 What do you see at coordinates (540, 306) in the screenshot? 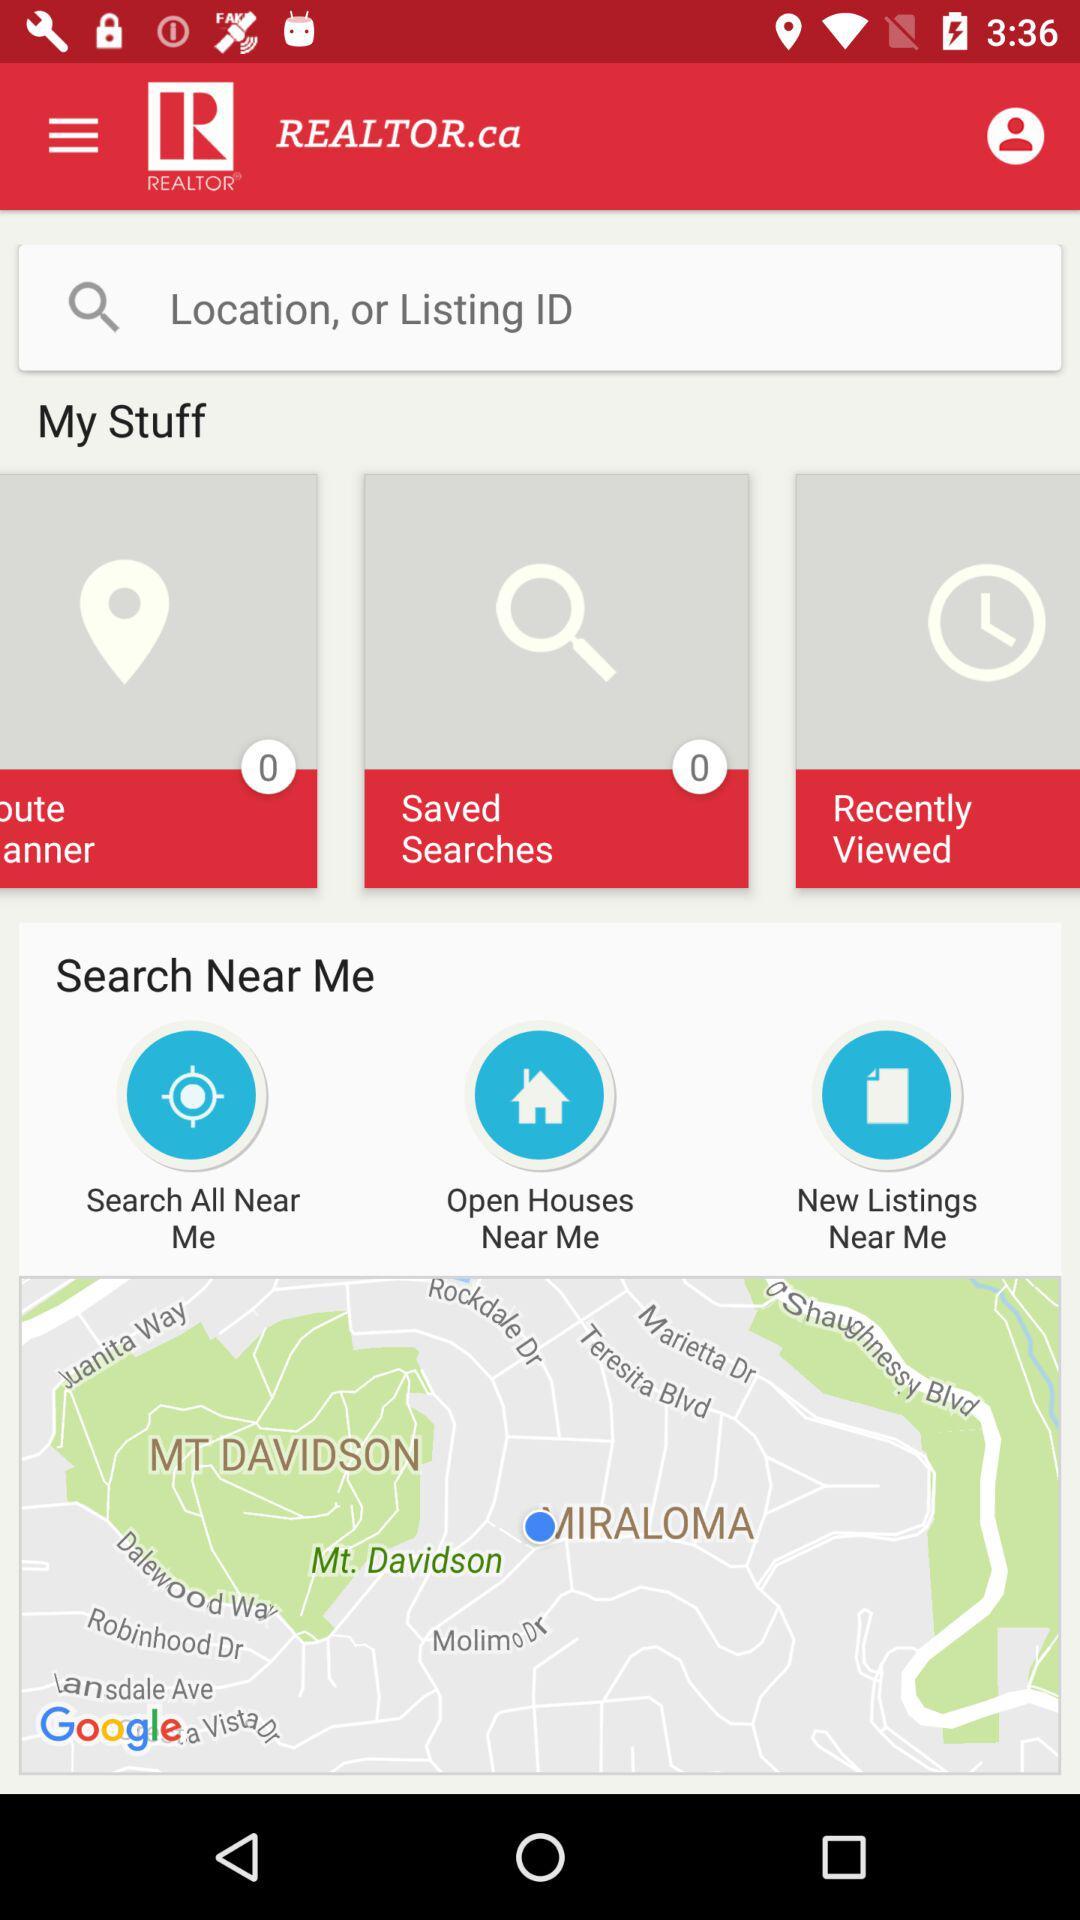
I see `search` at bounding box center [540, 306].